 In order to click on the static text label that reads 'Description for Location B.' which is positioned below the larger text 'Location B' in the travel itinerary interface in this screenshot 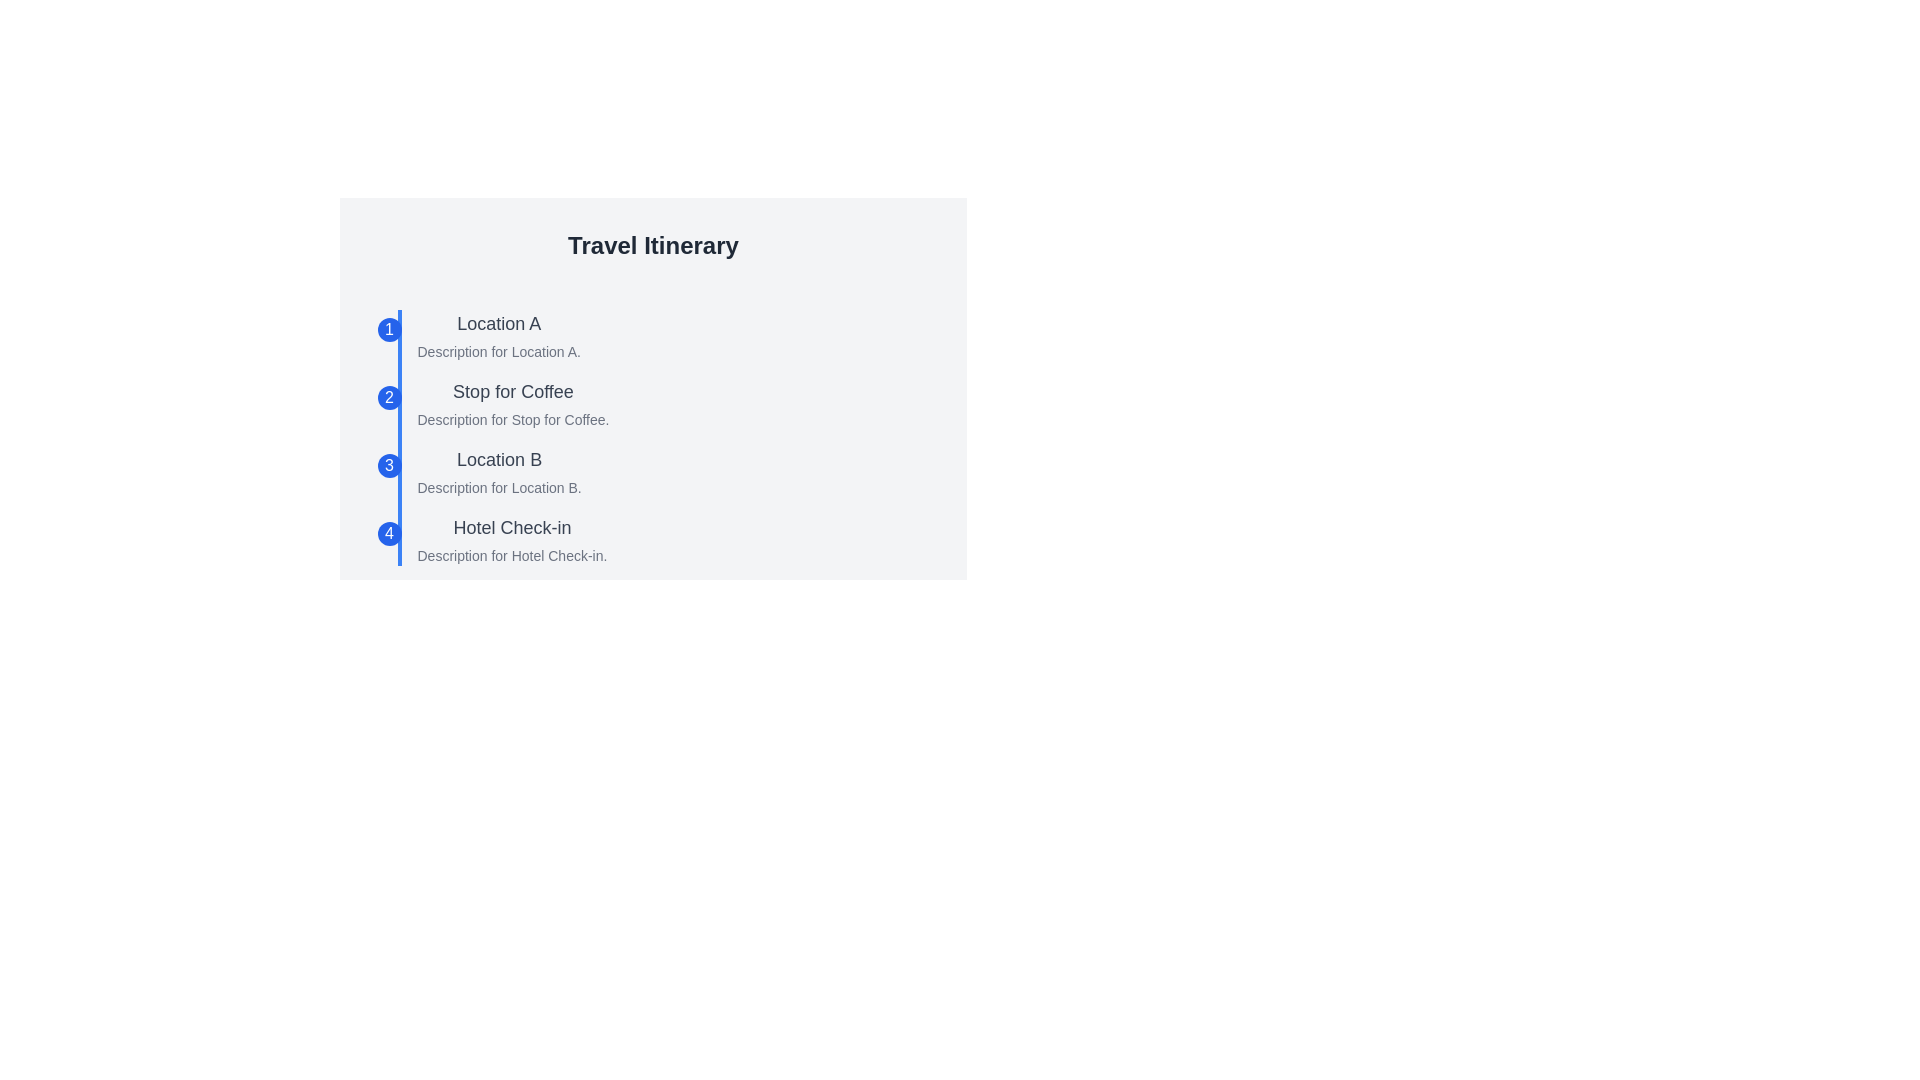, I will do `click(499, 488)`.